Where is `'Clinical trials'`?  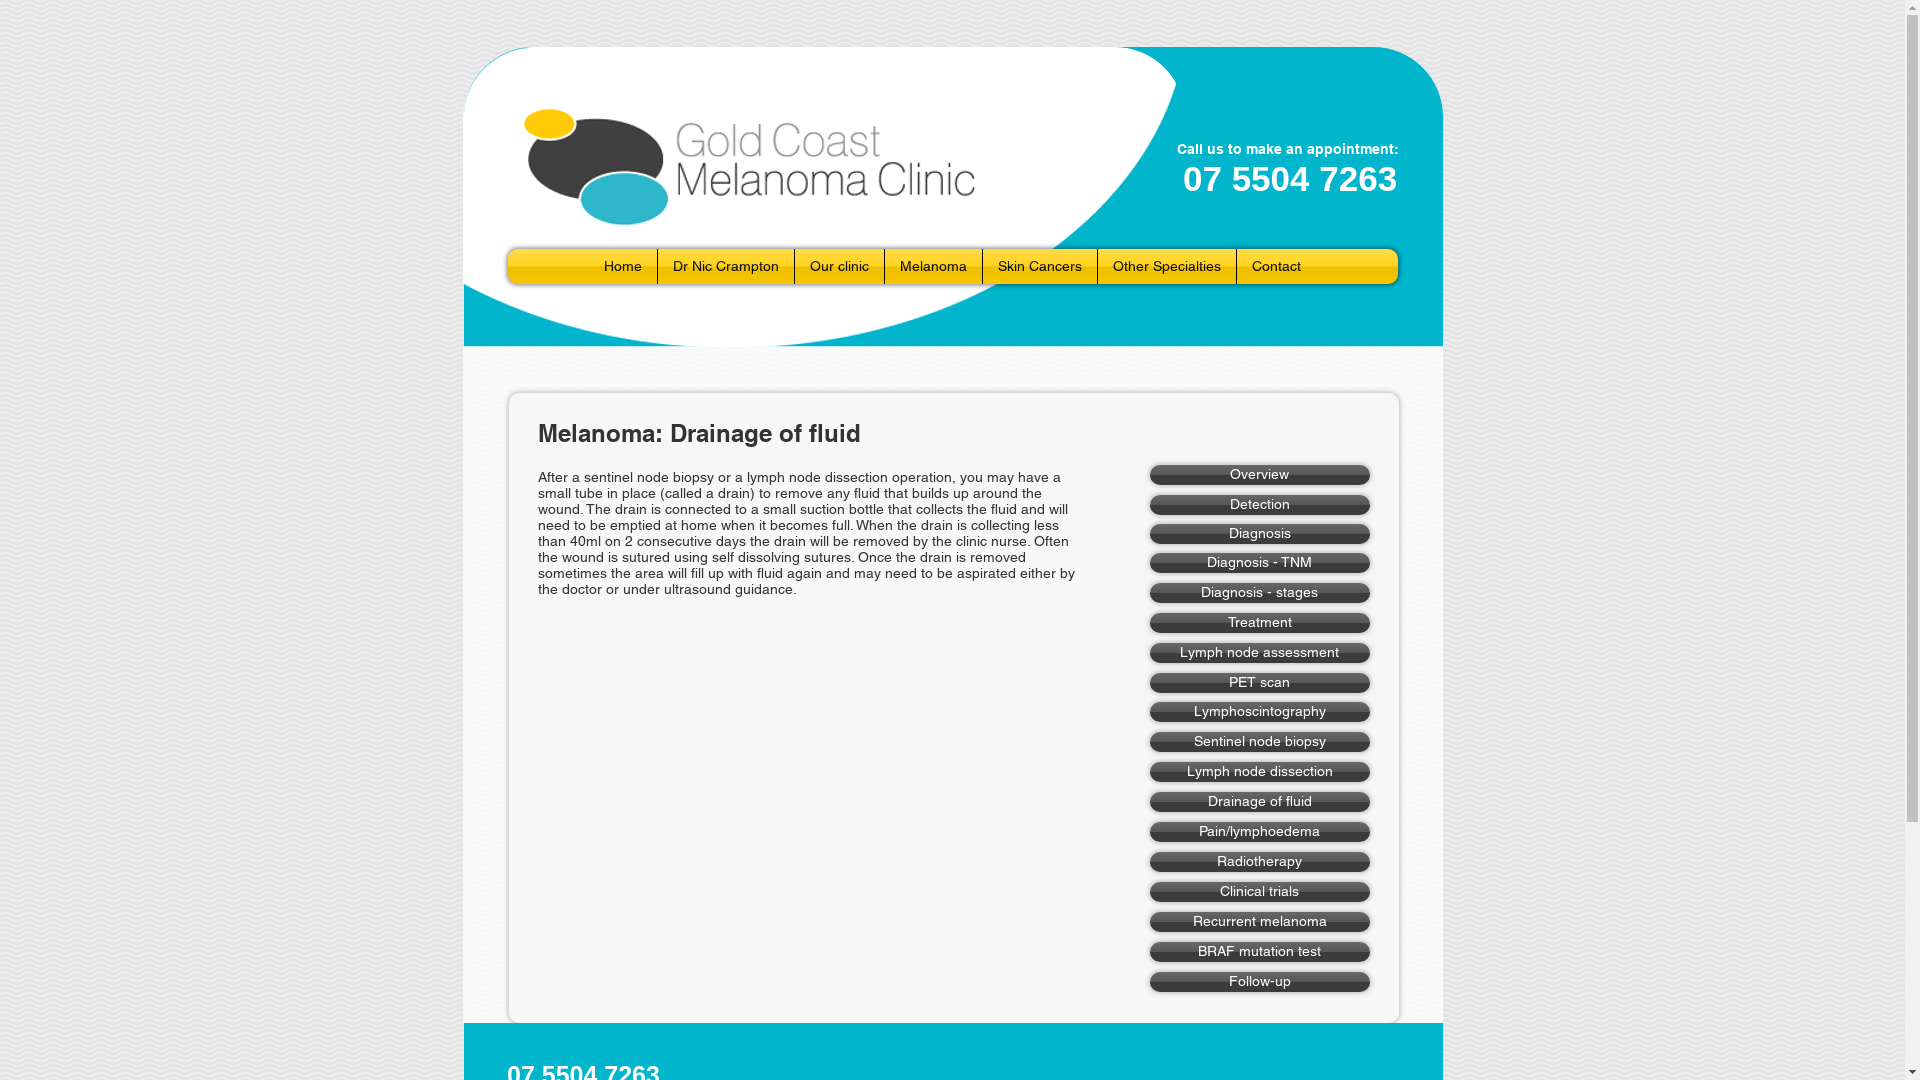 'Clinical trials' is located at coordinates (1150, 890).